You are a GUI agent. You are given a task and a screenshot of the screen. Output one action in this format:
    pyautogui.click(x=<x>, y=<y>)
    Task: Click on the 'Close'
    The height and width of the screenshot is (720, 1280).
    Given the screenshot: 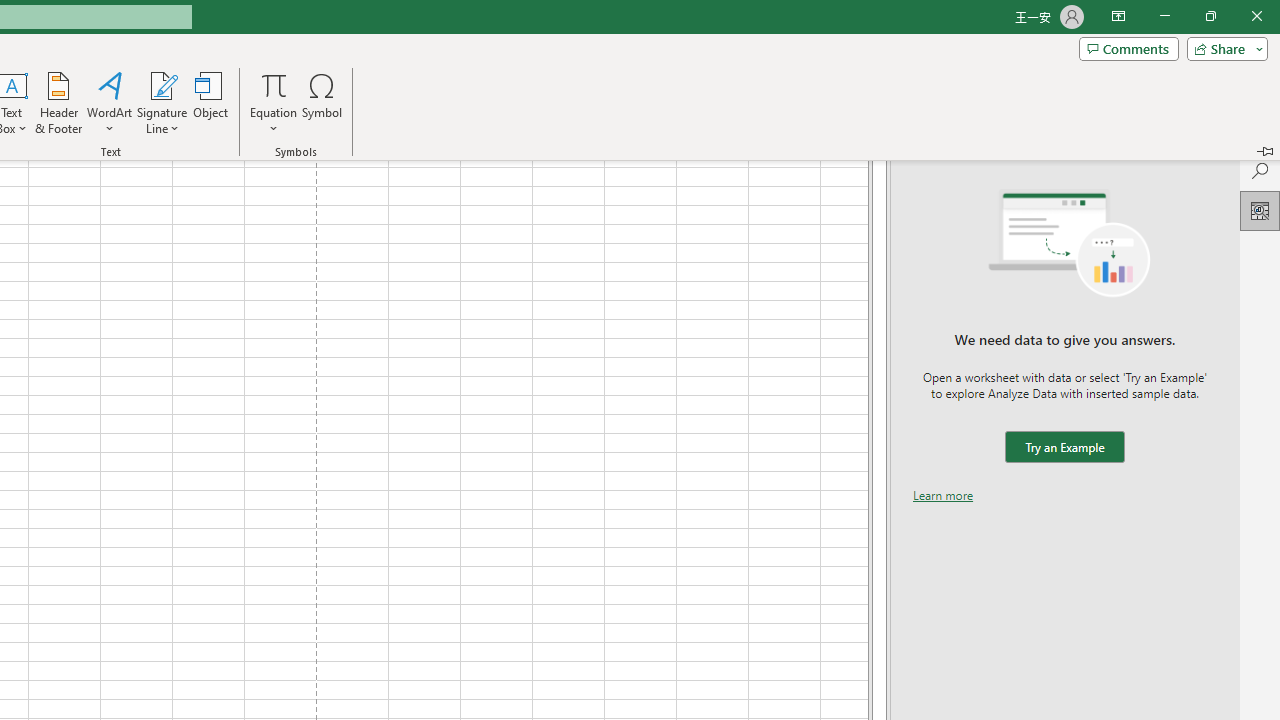 What is the action you would take?
    pyautogui.click(x=1255, y=16)
    